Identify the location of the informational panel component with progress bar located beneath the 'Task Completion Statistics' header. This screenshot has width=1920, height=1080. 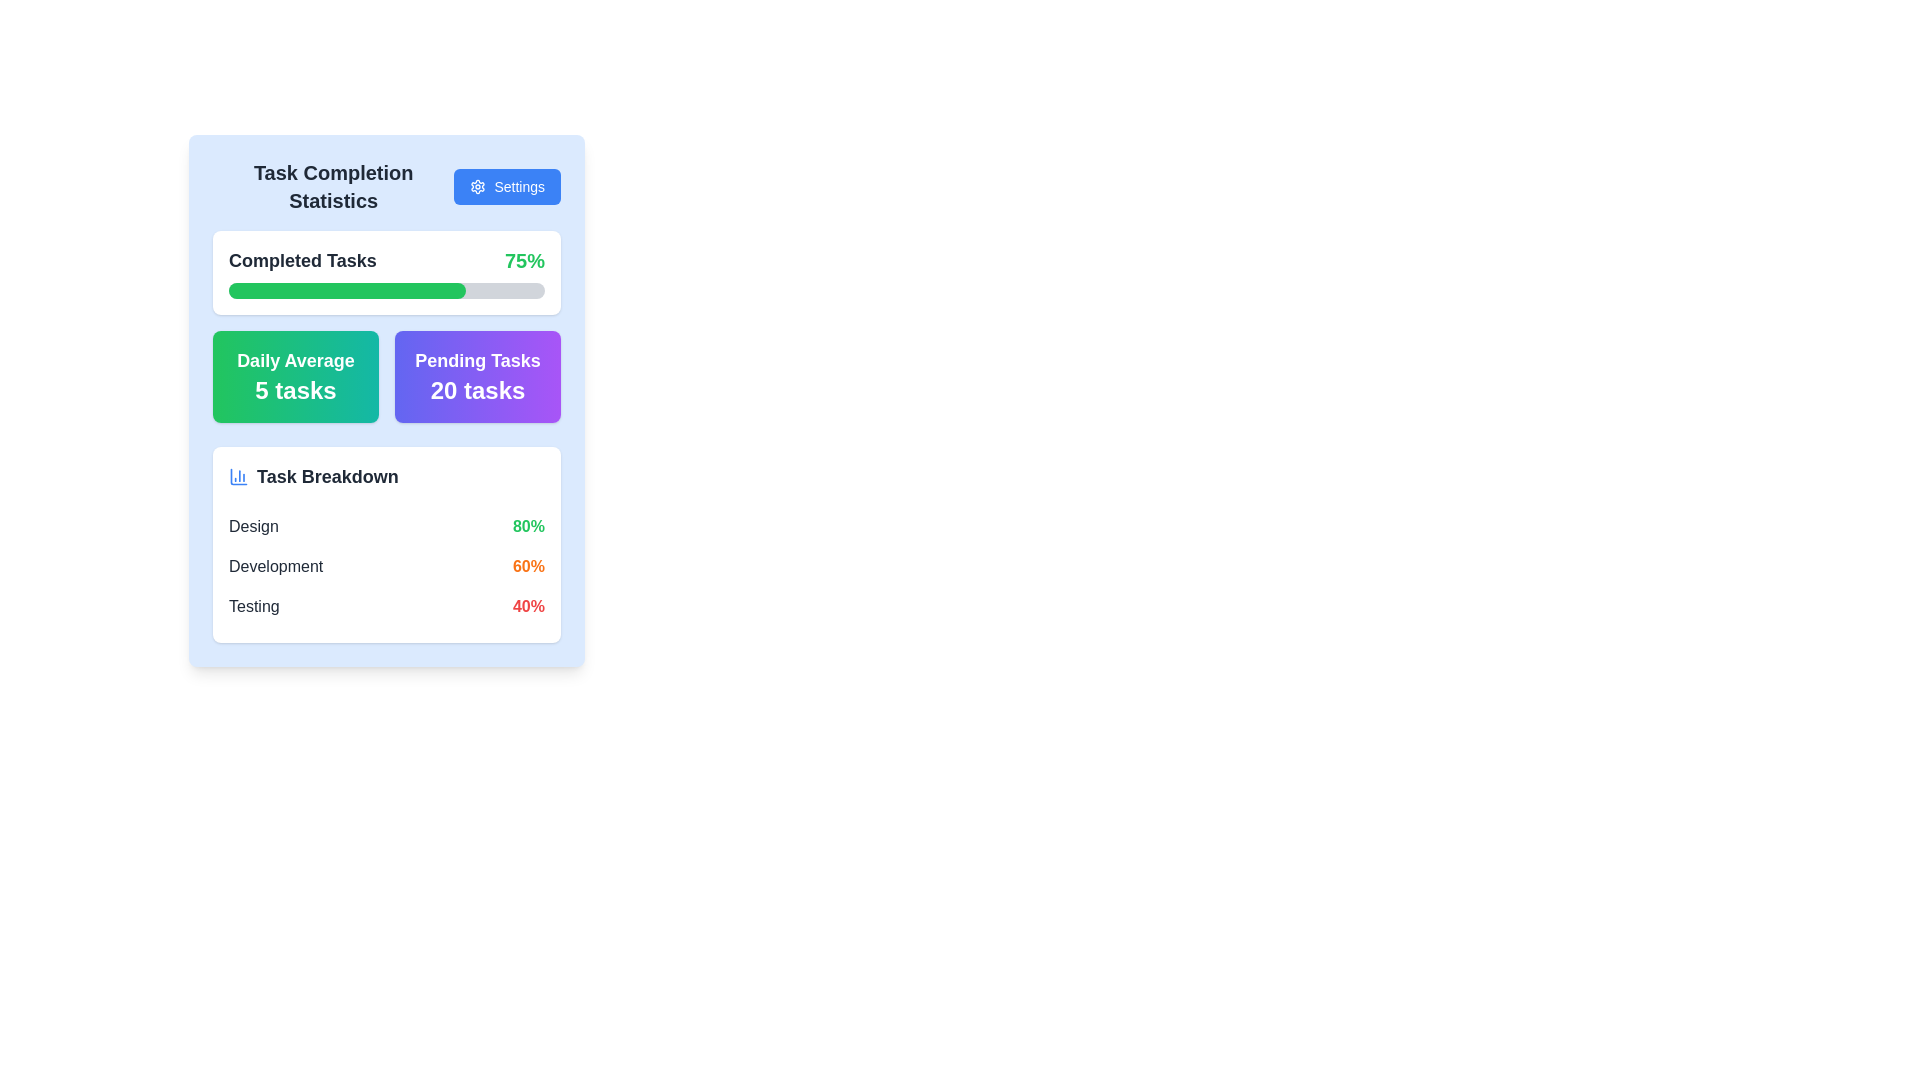
(387, 273).